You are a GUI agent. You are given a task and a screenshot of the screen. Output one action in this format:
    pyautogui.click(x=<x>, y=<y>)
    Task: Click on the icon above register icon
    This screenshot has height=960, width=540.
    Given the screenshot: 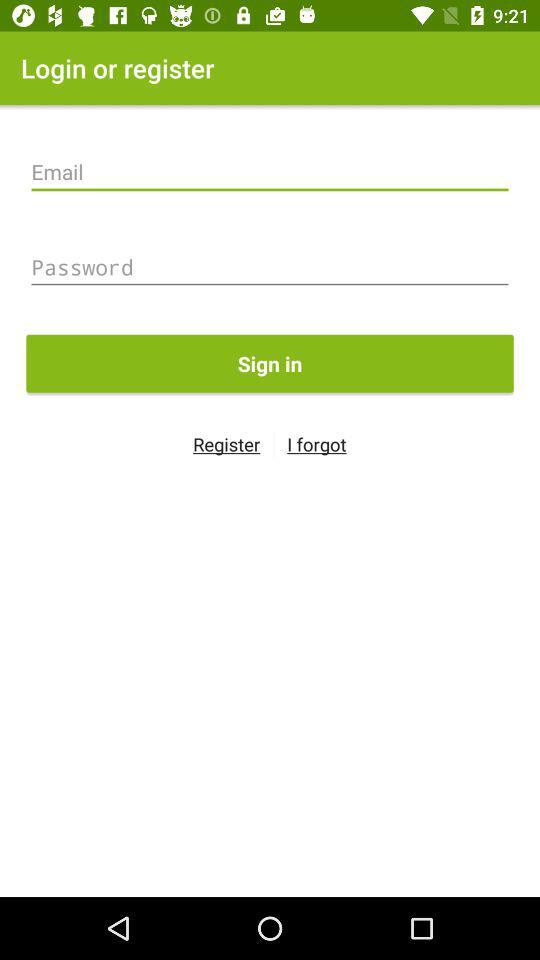 What is the action you would take?
    pyautogui.click(x=270, y=362)
    